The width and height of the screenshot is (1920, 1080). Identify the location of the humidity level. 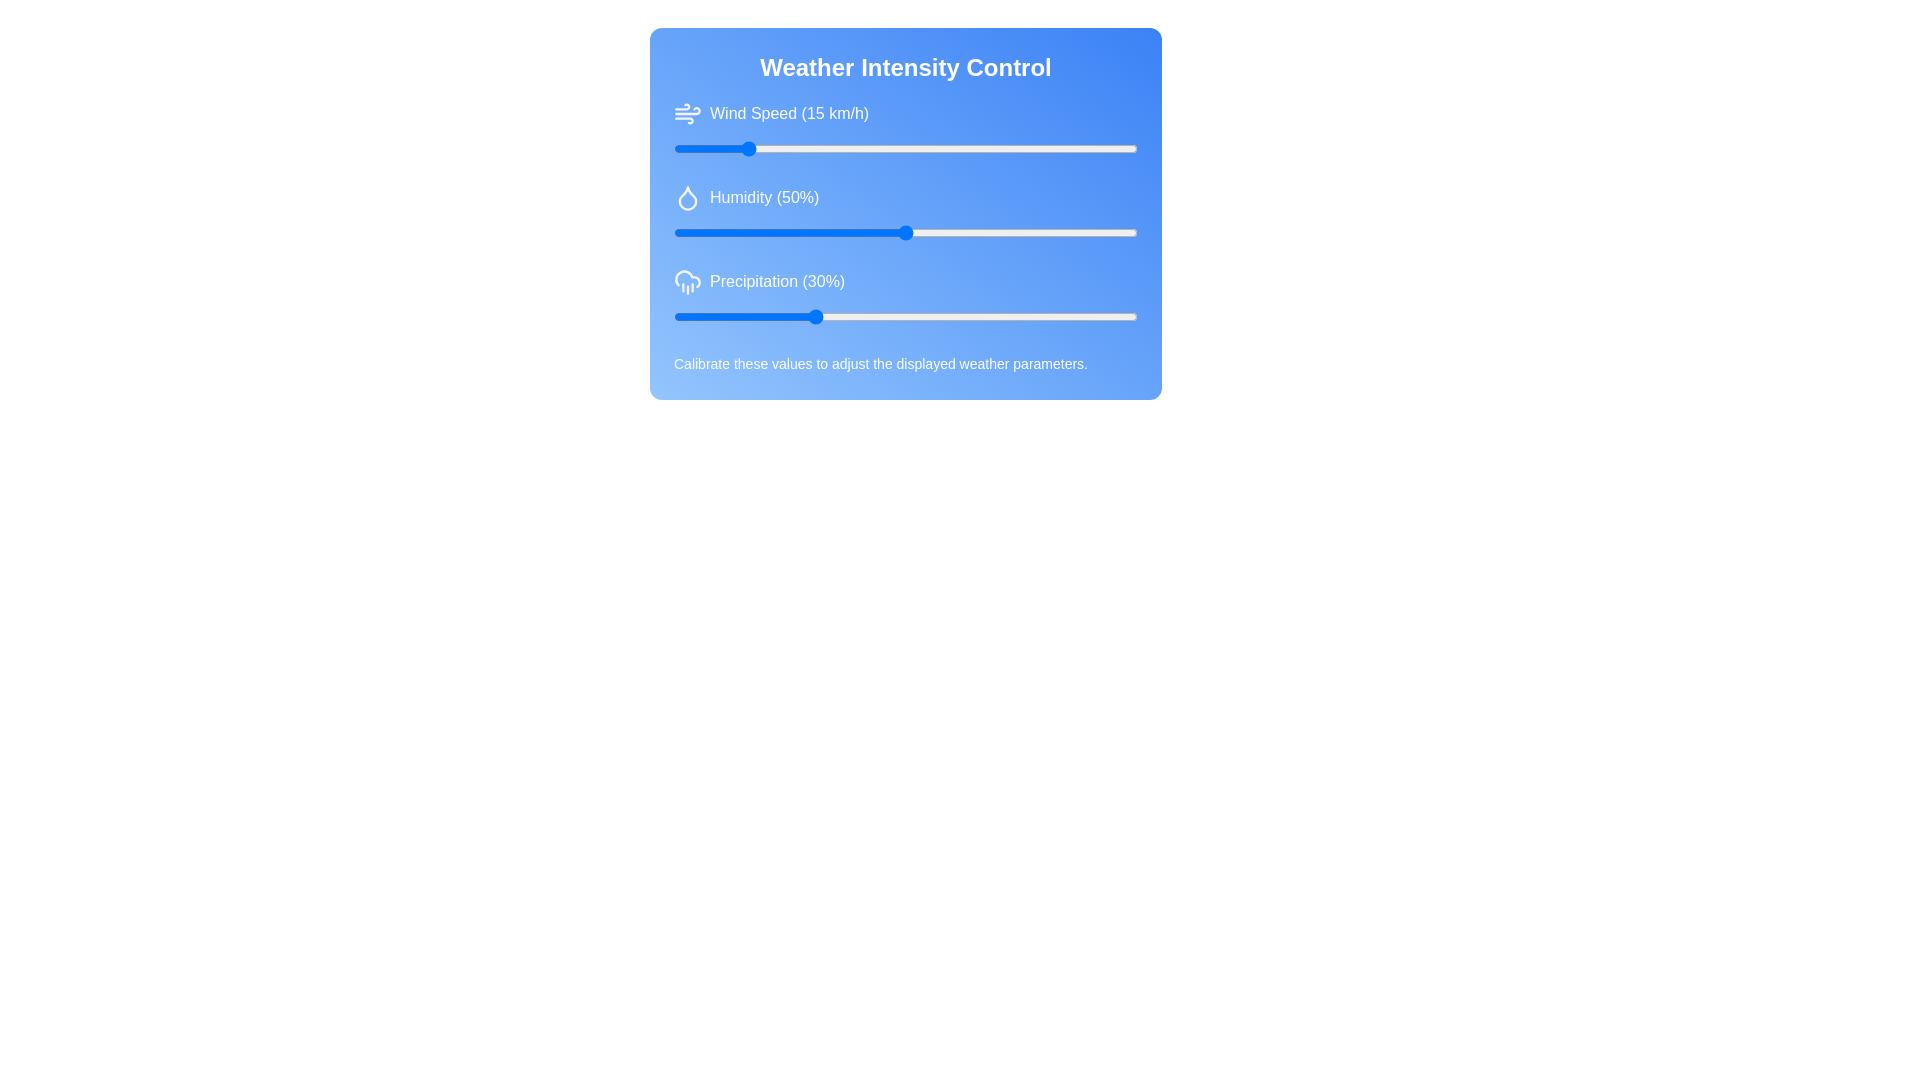
(1085, 231).